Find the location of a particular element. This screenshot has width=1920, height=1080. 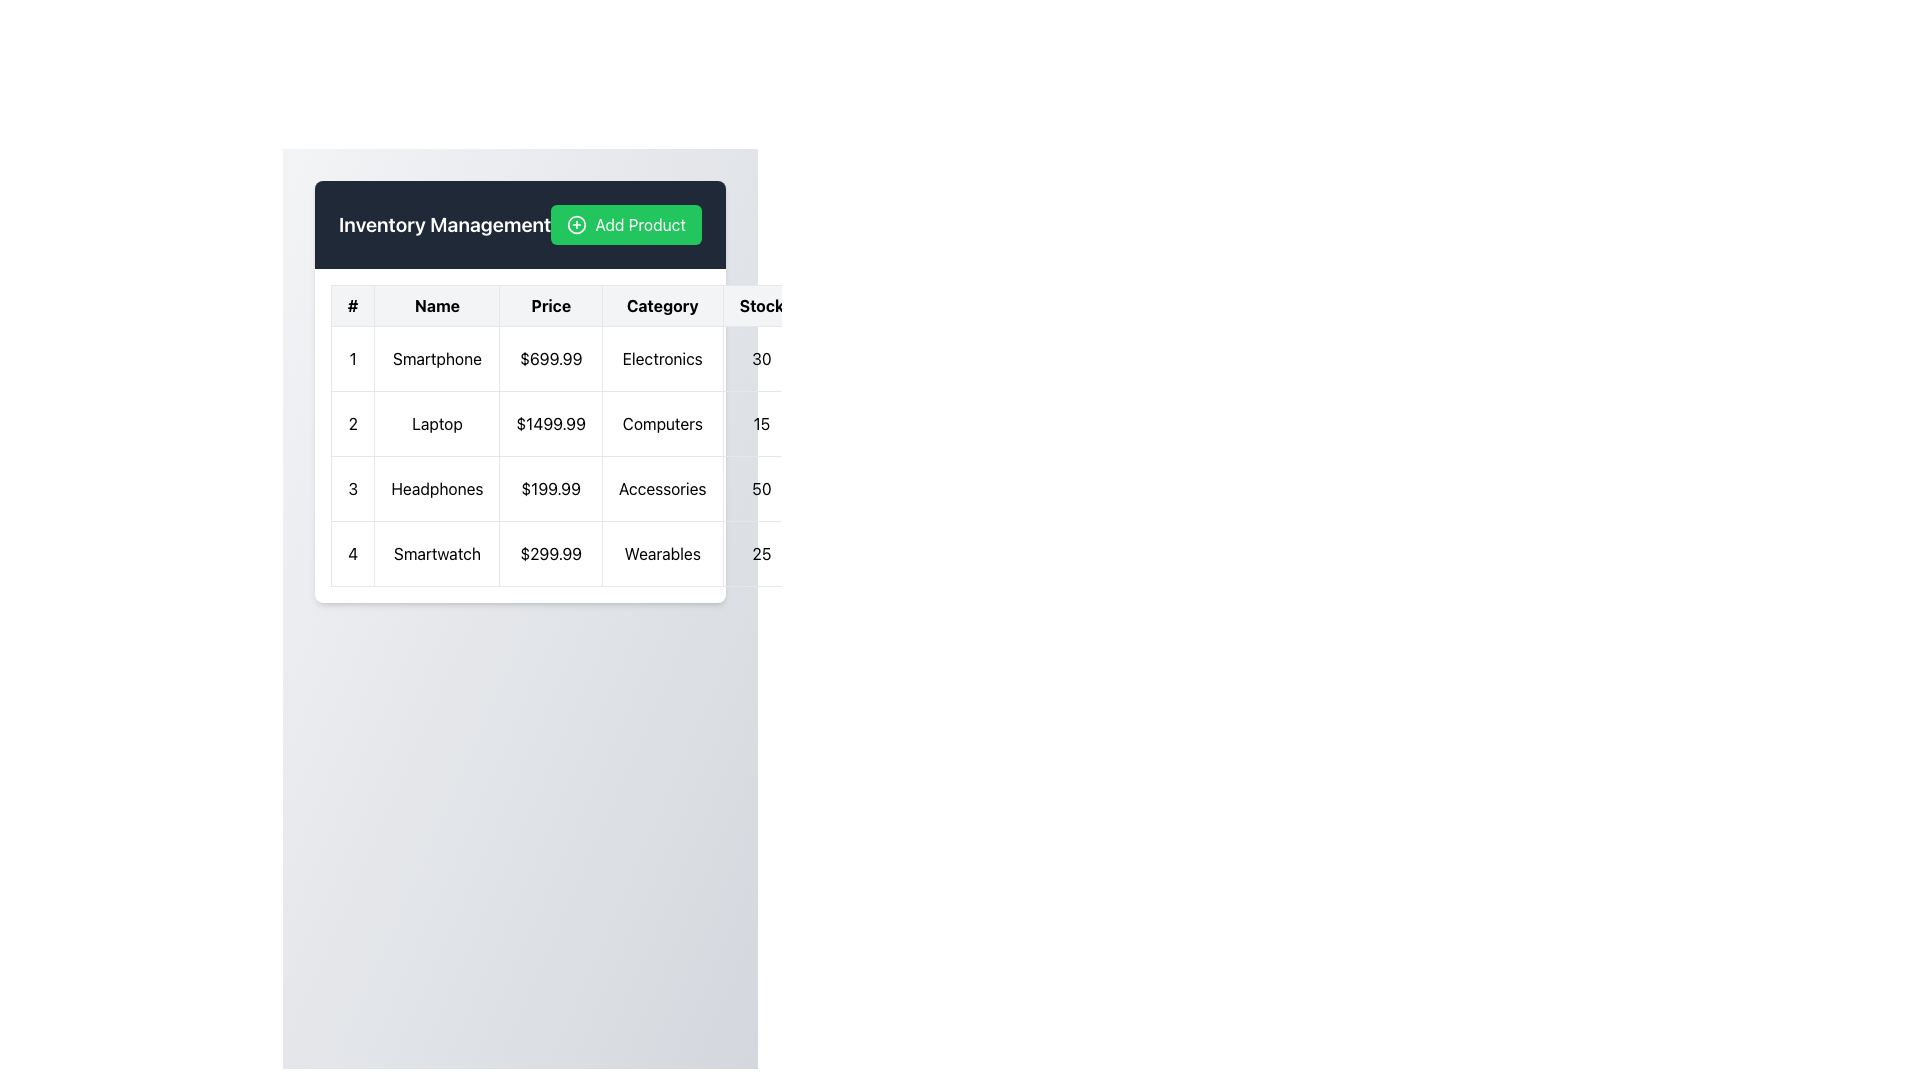

the 'Accessories' text label in the third row of the 'Category' column is located at coordinates (662, 489).